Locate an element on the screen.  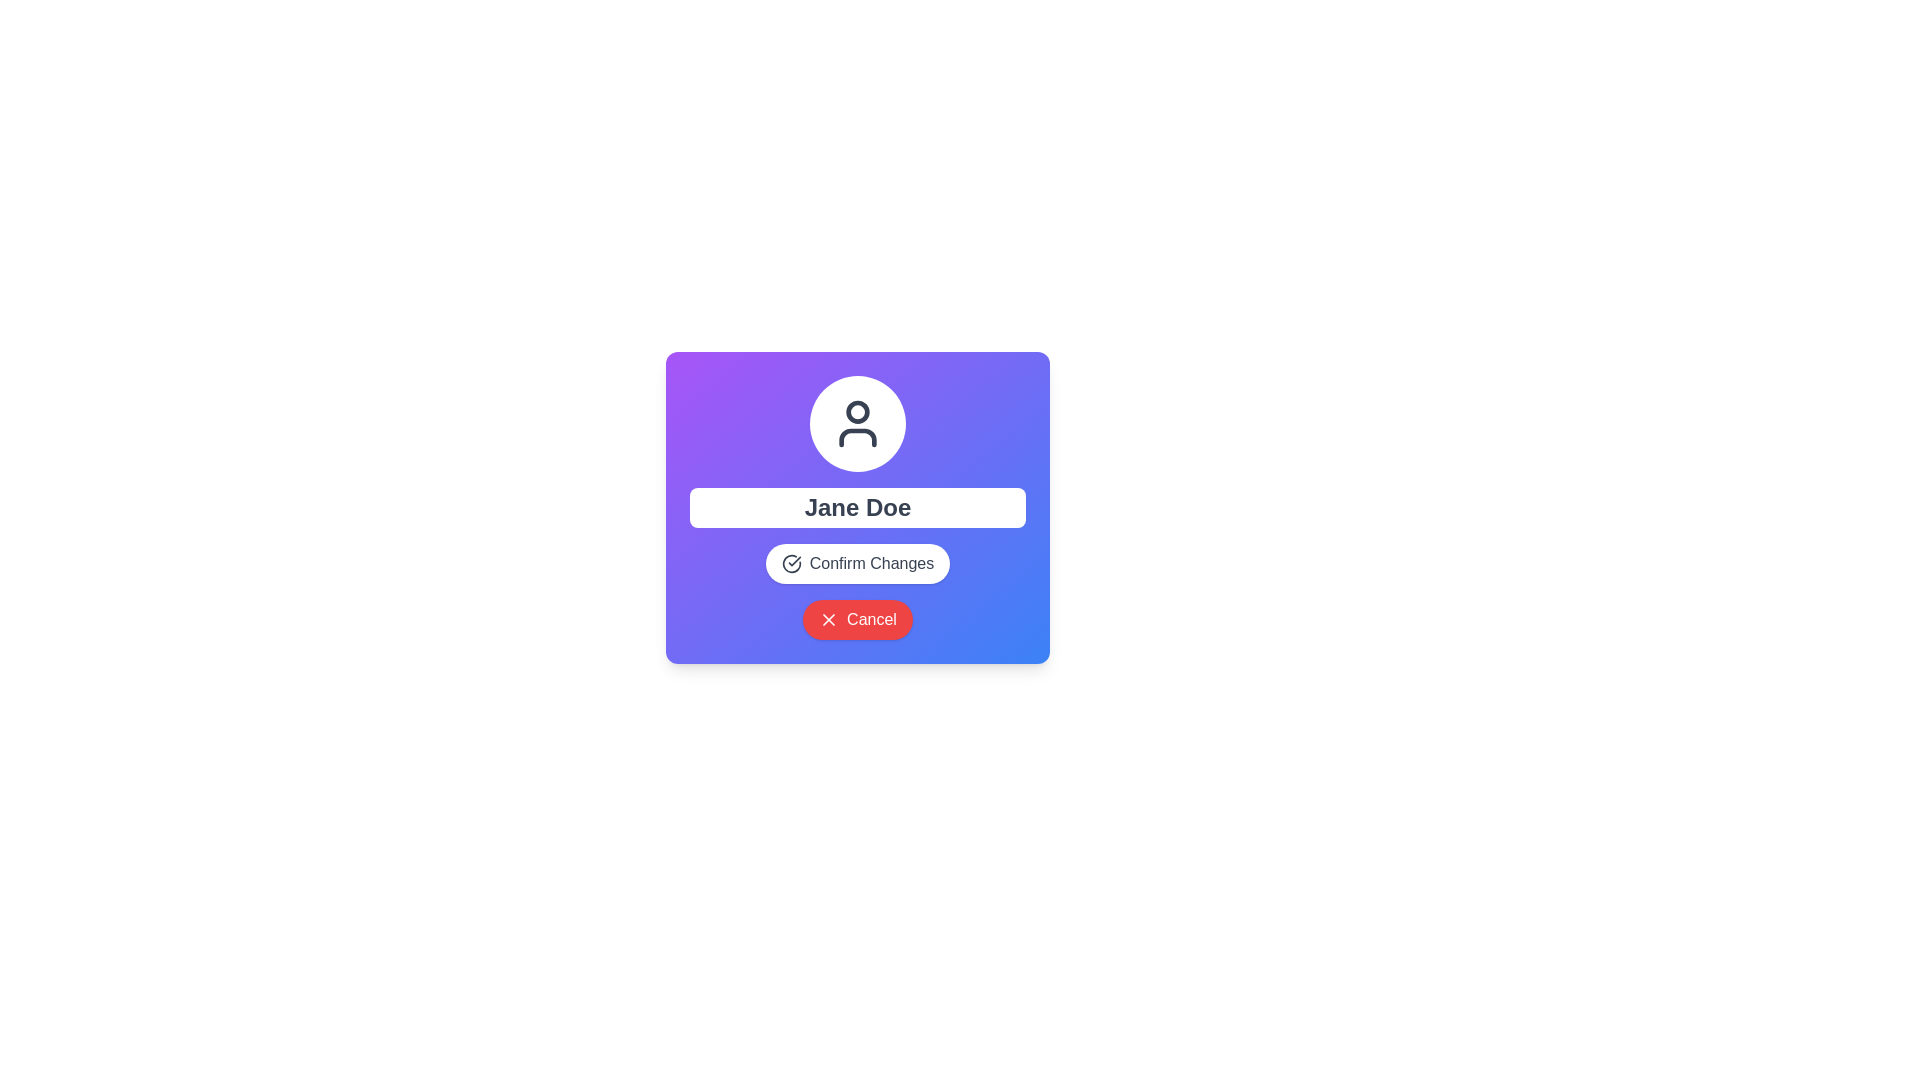
the cancel icon, which is part of the 'Cancel' button and positioned to the left of the button's text is located at coordinates (829, 619).